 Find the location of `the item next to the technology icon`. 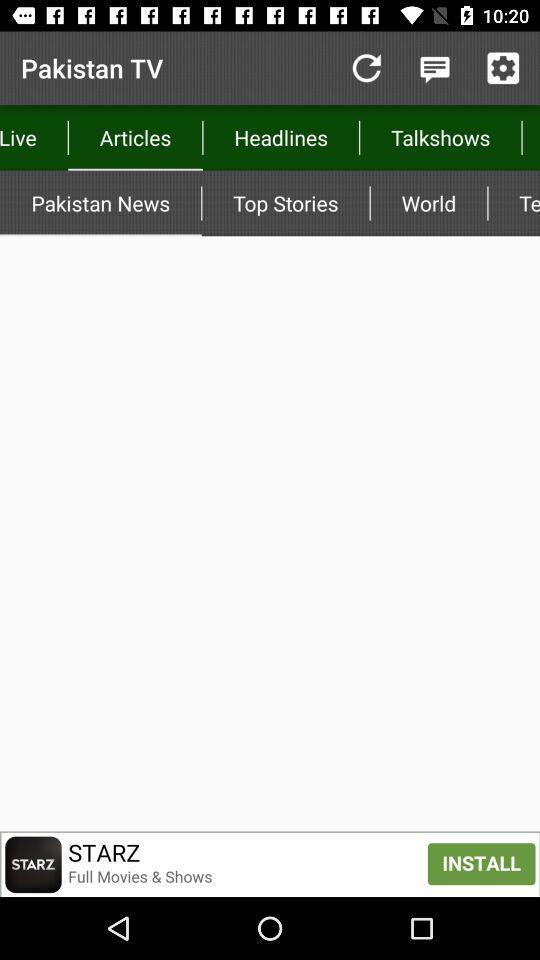

the item next to the technology icon is located at coordinates (427, 203).